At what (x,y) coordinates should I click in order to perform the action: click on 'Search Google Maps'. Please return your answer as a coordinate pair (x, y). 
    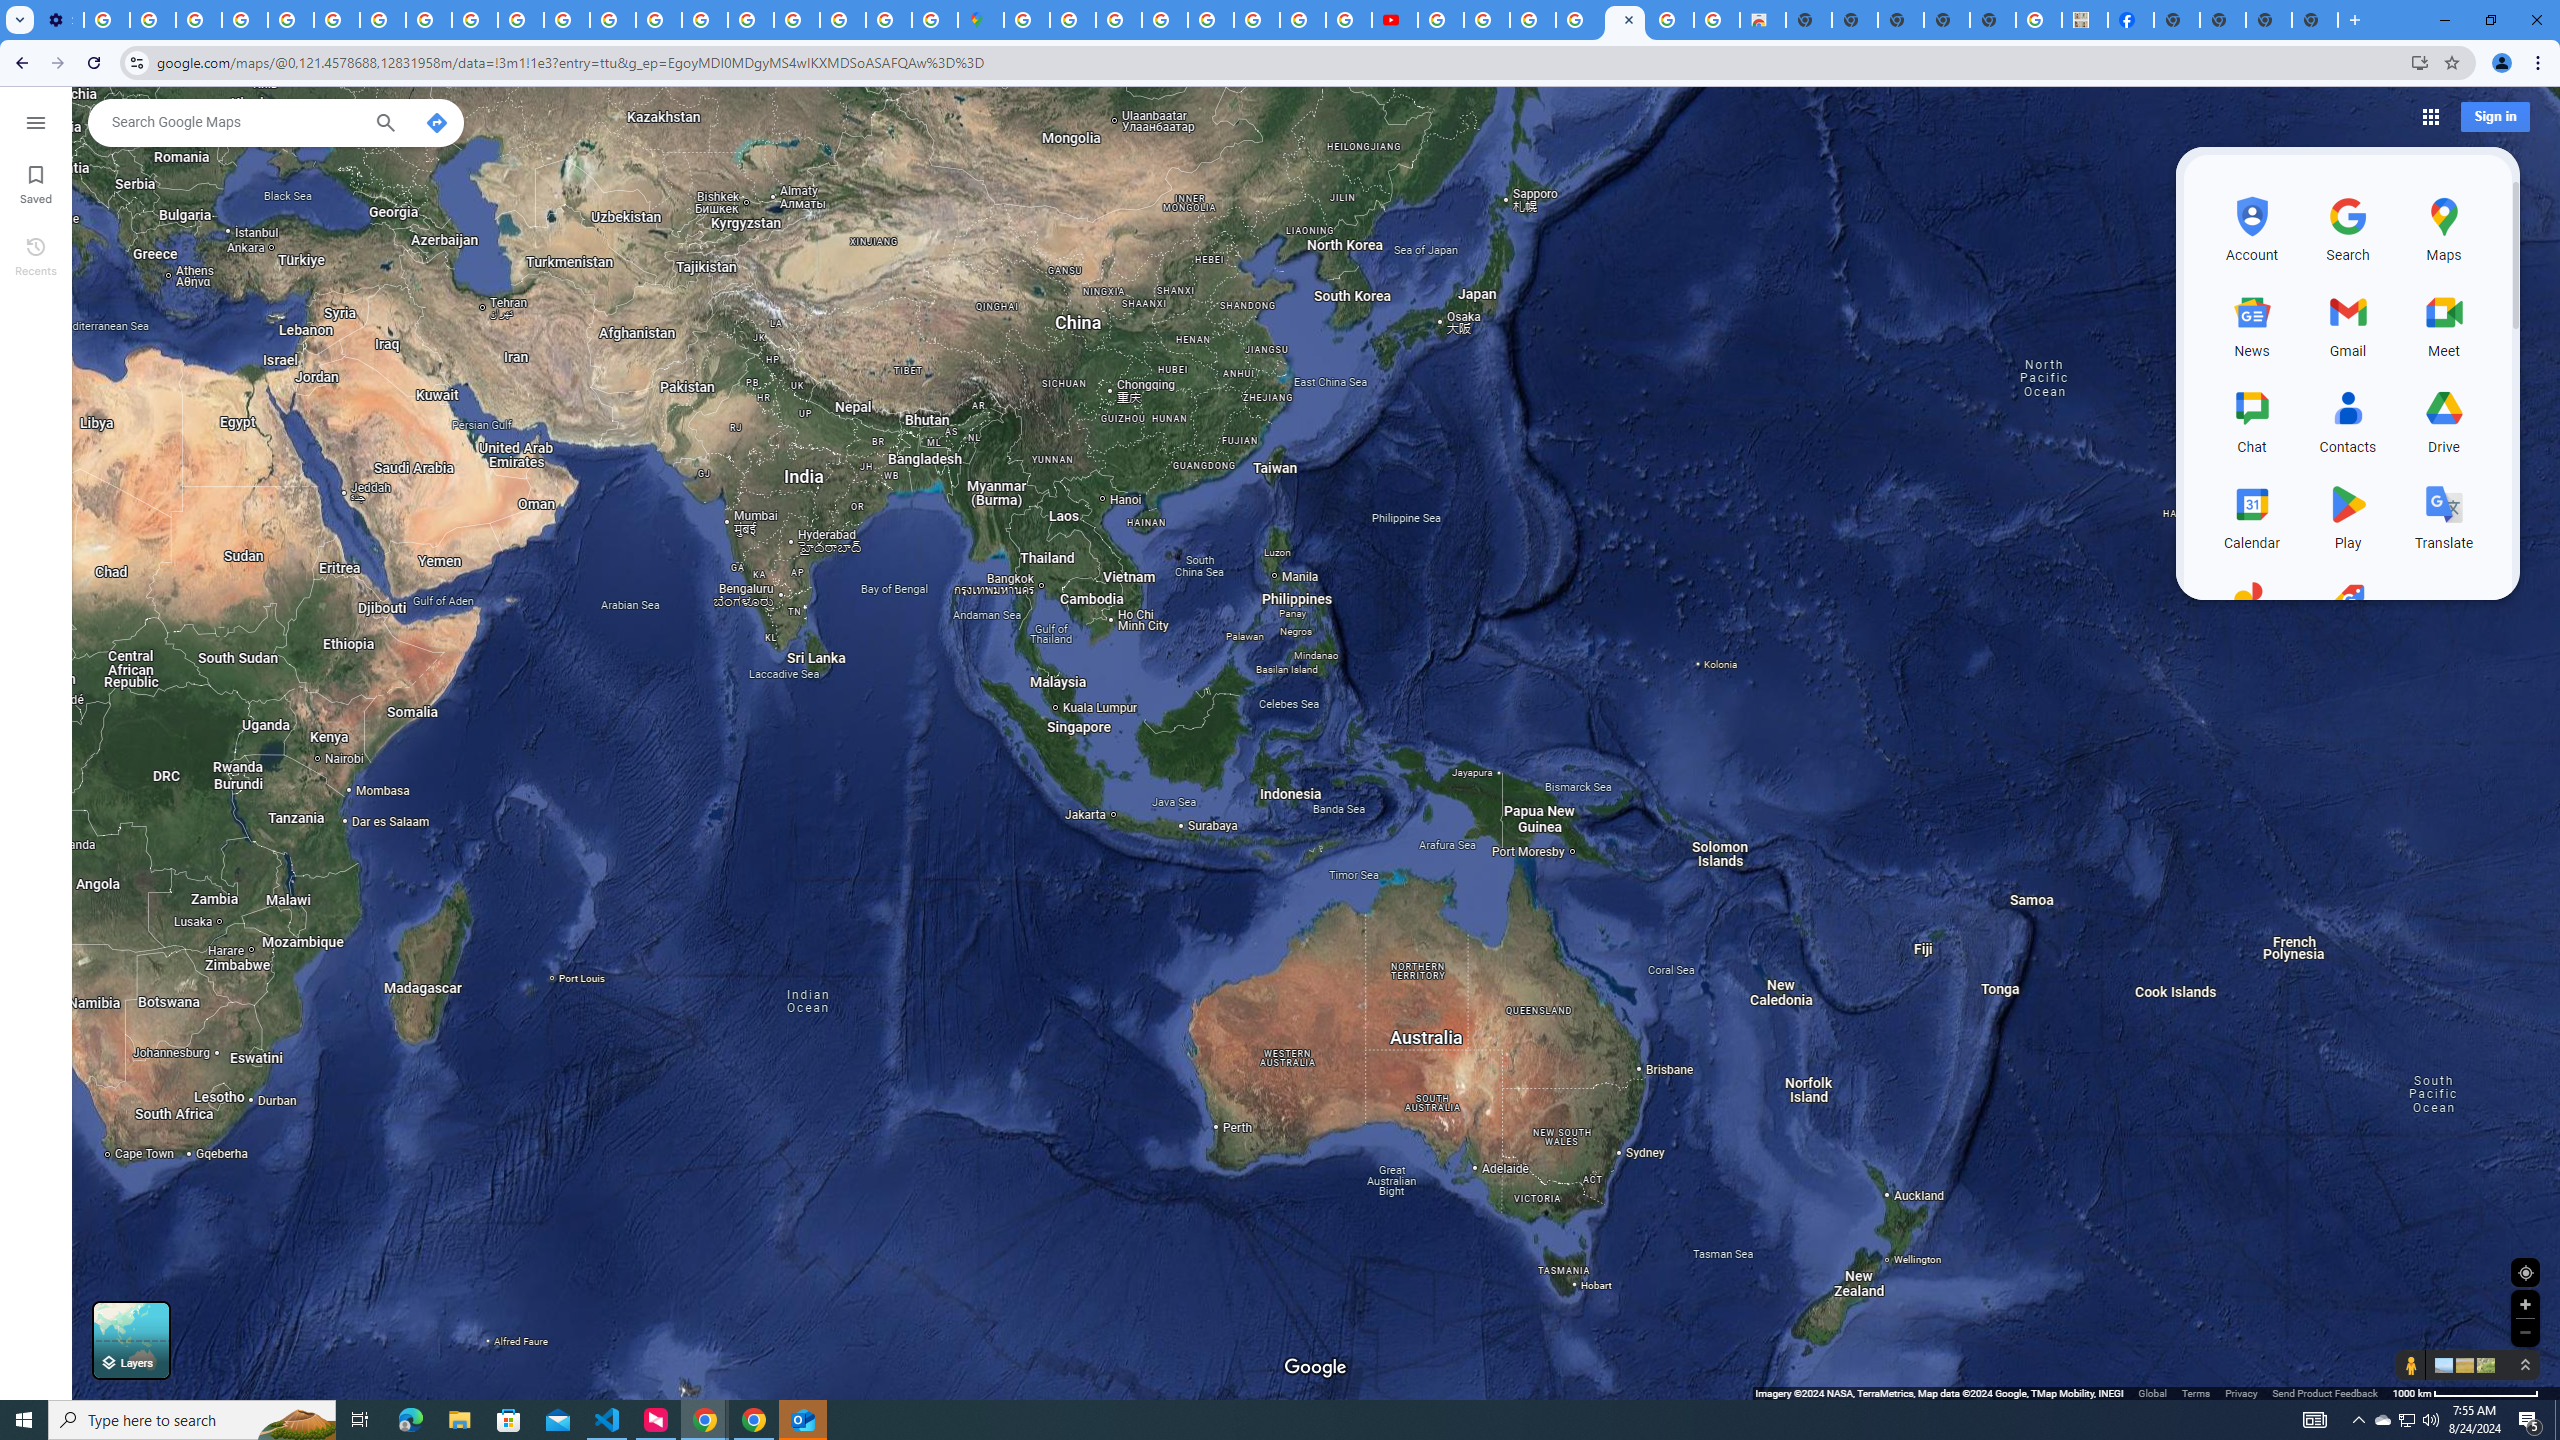
    Looking at the image, I should click on (235, 120).